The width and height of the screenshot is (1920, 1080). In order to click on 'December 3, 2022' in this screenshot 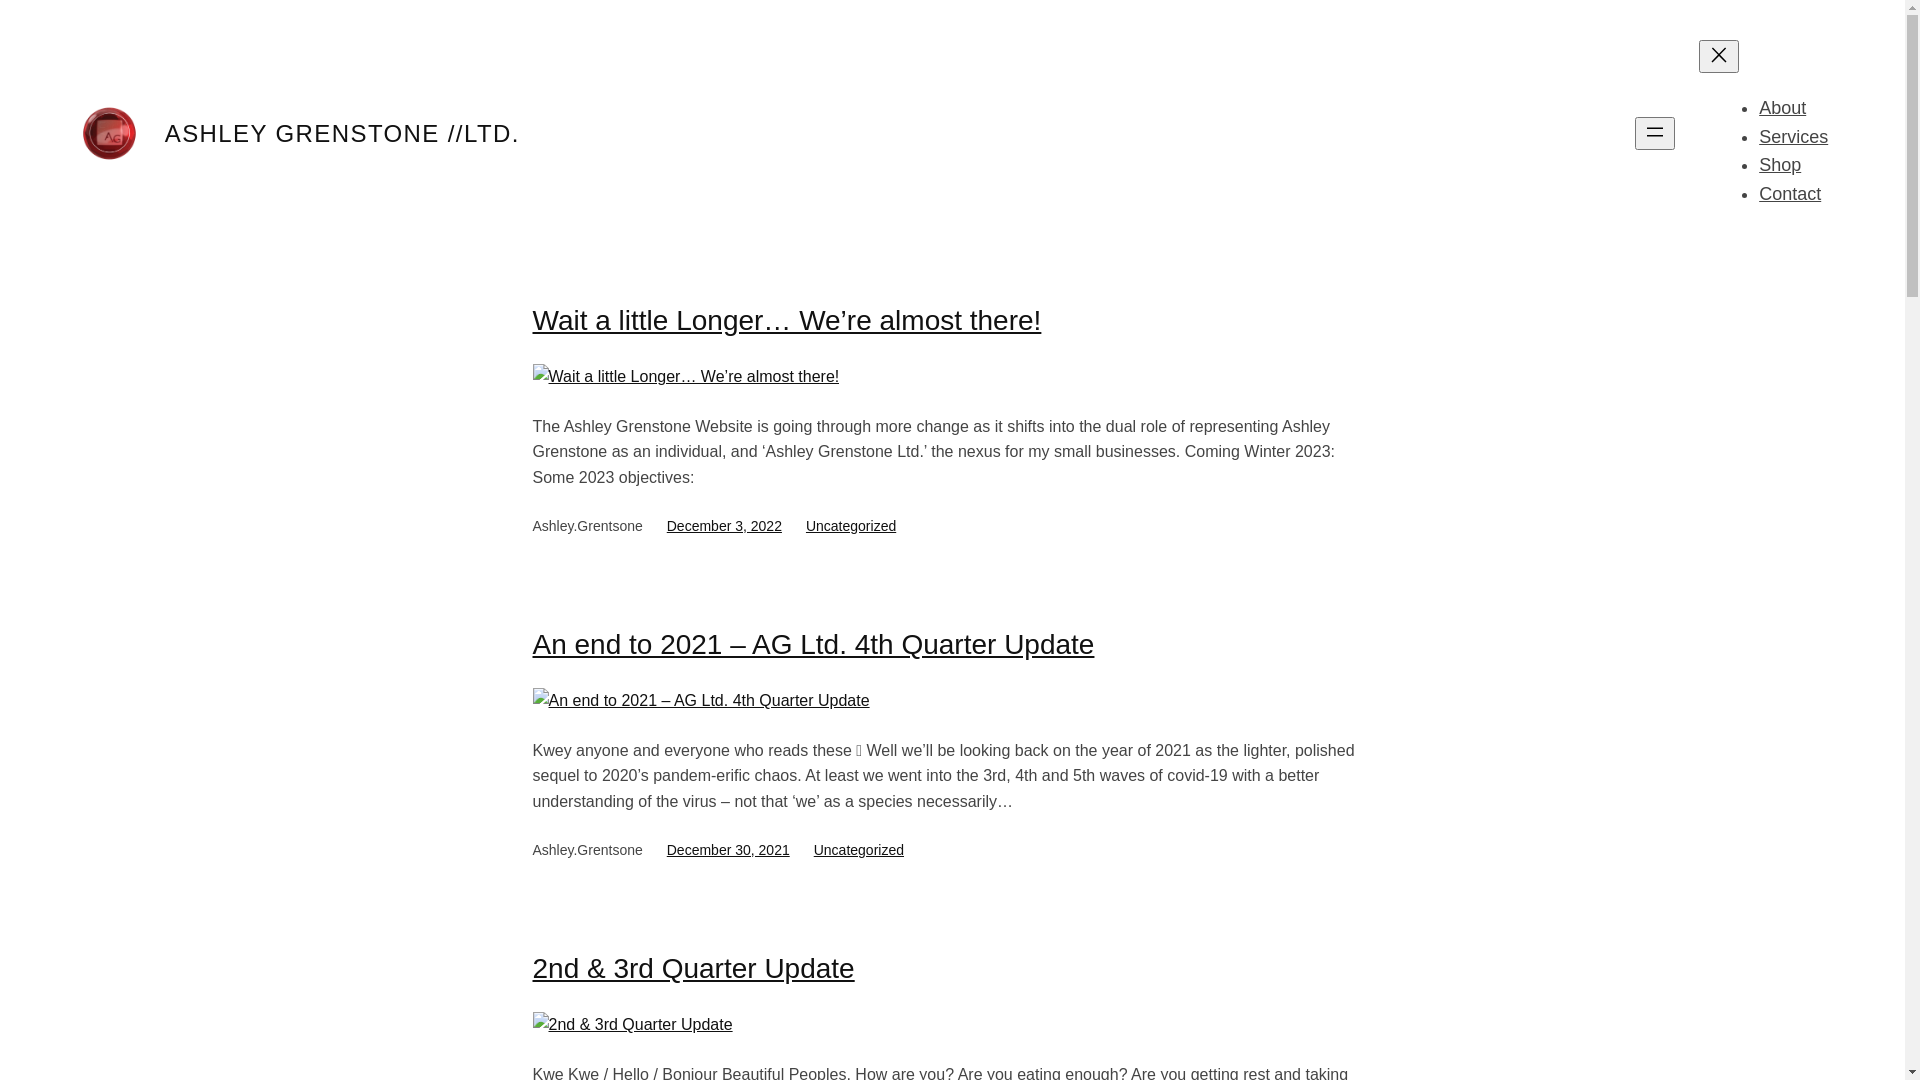, I will do `click(723, 524)`.